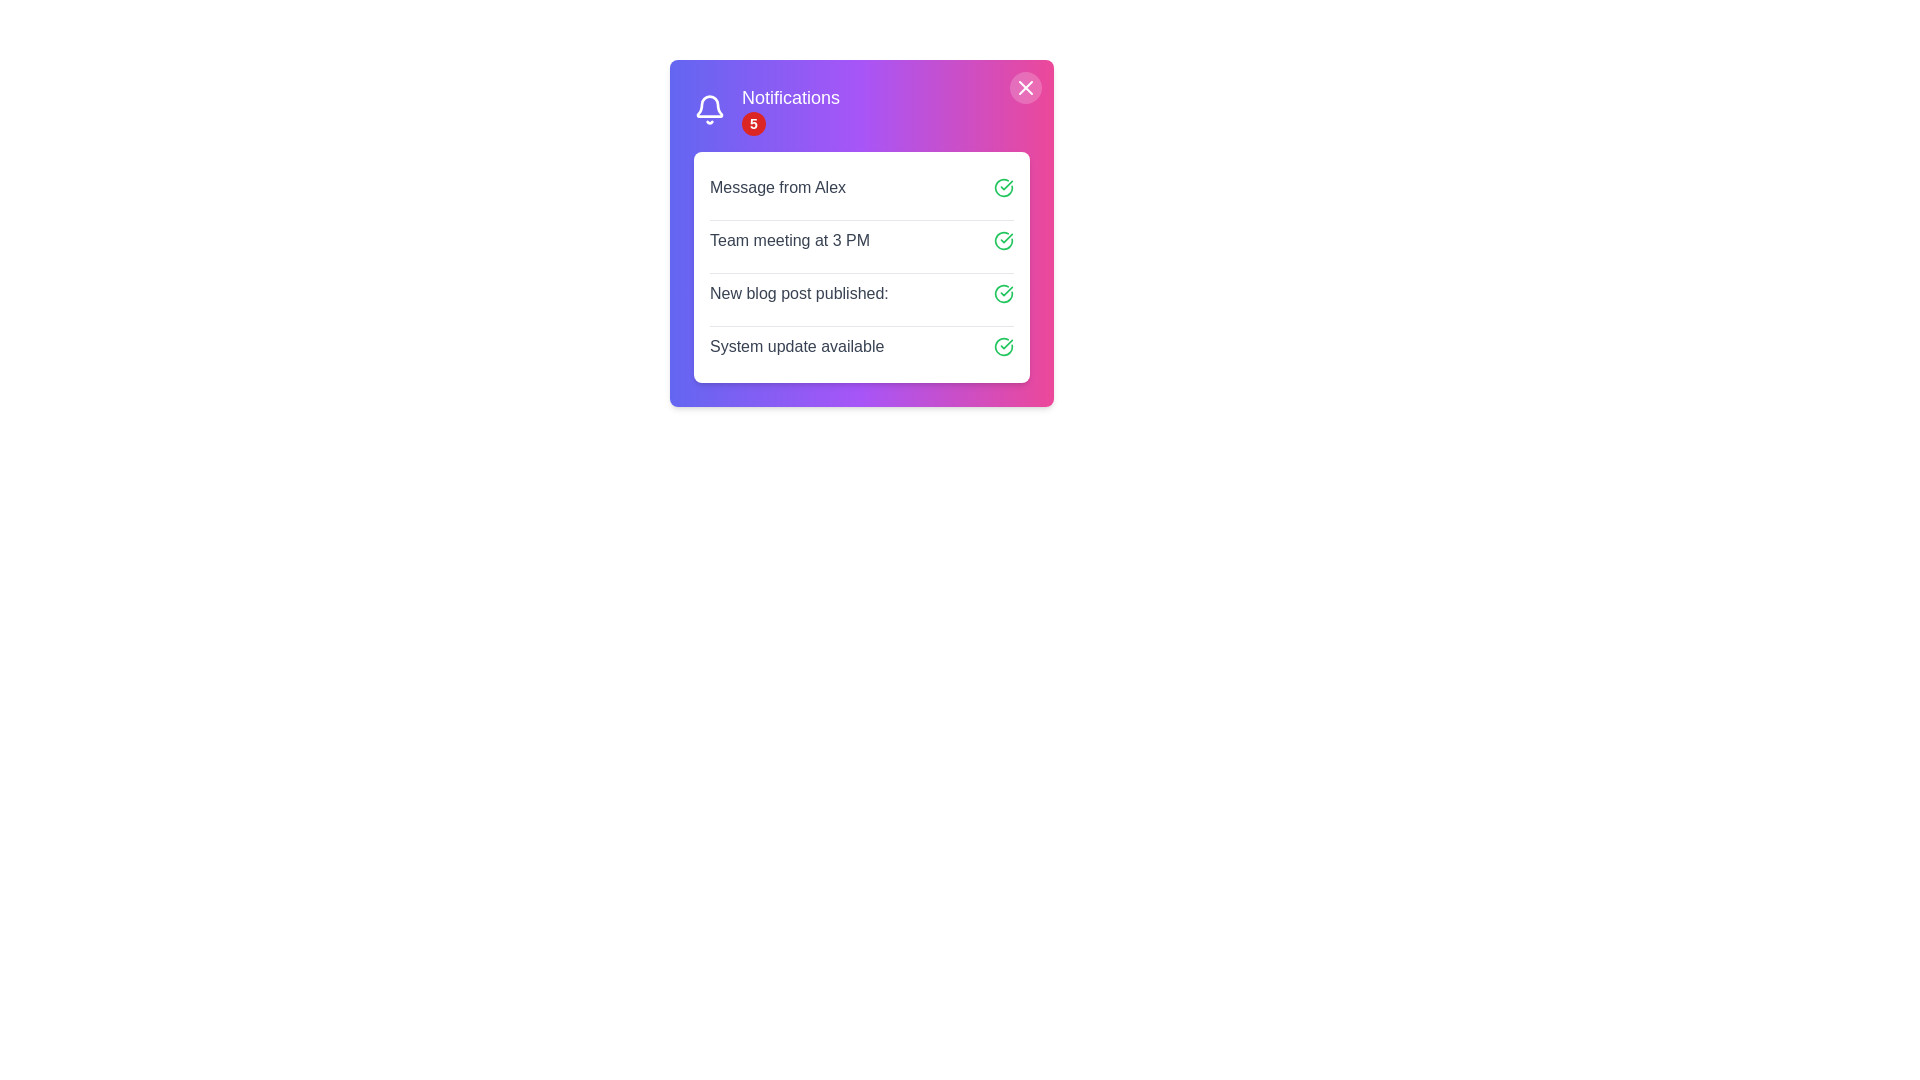 The width and height of the screenshot is (1920, 1080). I want to click on the notification text label that indicates a new blog post, which is the third item in the notification list and aligned to the left within the notification card, so click(798, 293).